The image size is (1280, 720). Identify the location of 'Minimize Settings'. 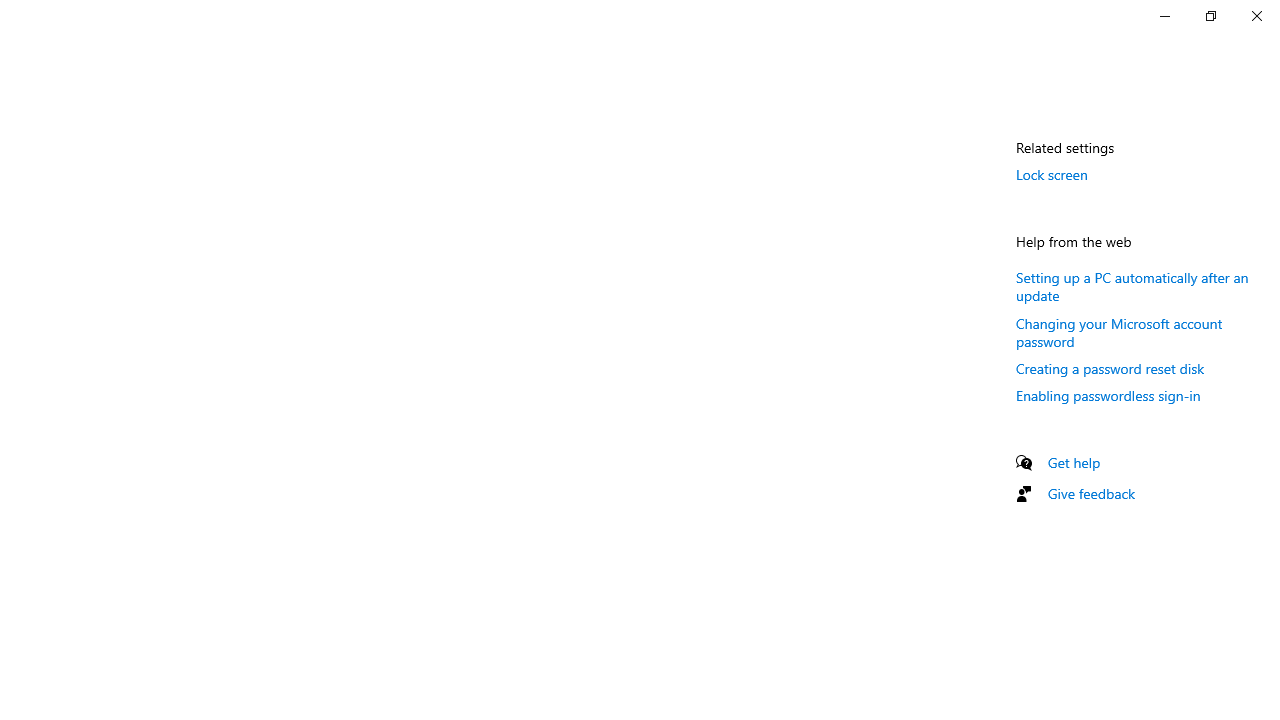
(1164, 15).